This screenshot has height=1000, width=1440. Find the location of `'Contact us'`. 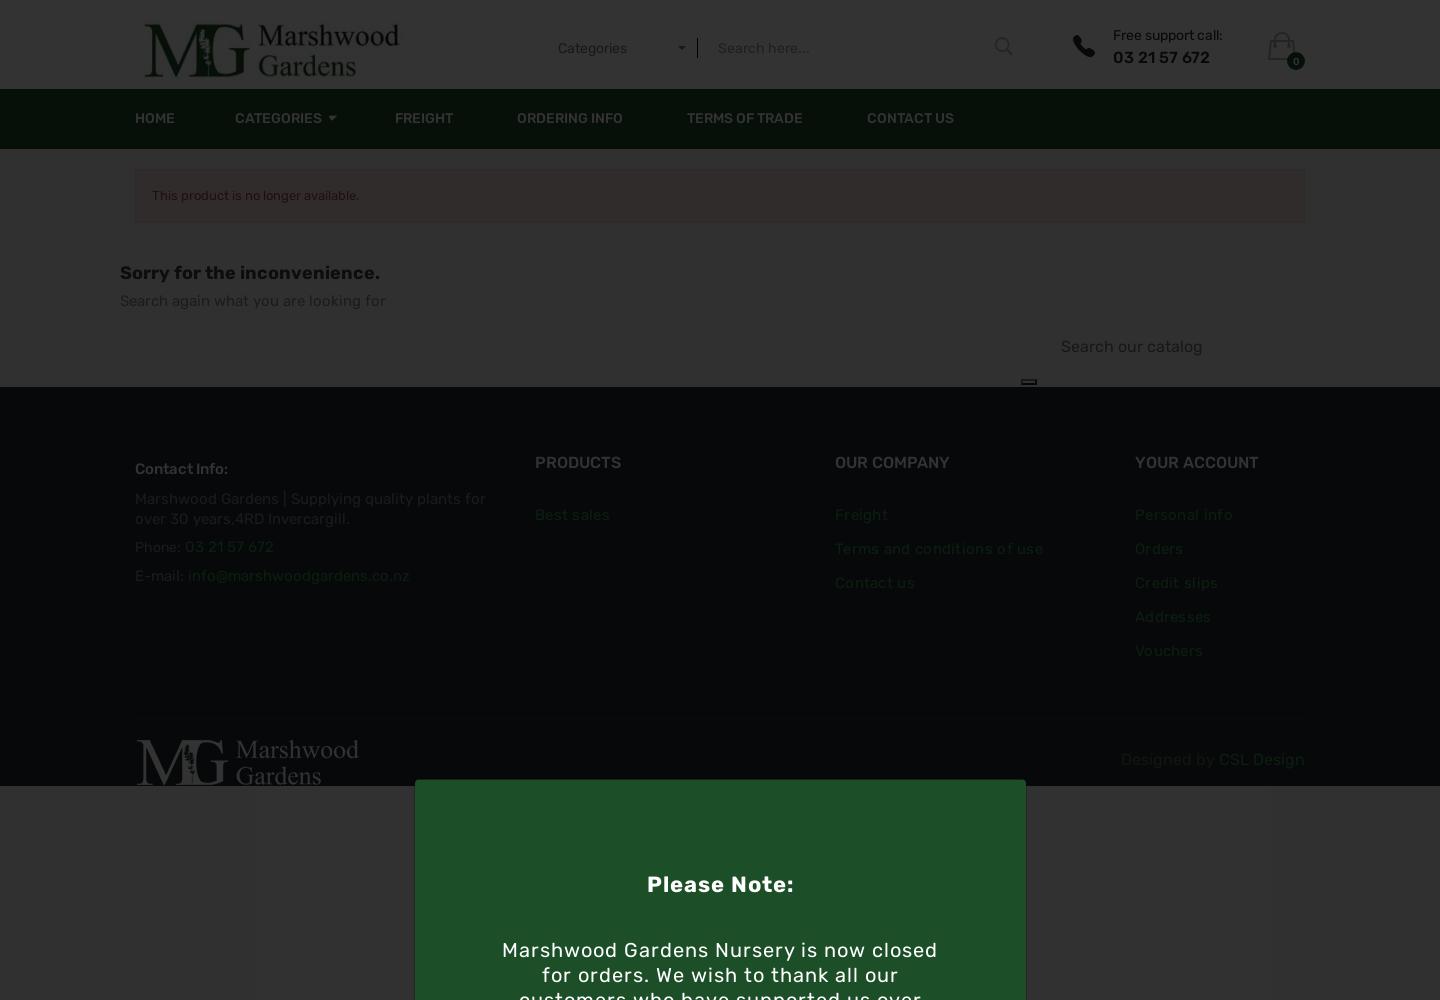

'Contact us' is located at coordinates (834, 582).